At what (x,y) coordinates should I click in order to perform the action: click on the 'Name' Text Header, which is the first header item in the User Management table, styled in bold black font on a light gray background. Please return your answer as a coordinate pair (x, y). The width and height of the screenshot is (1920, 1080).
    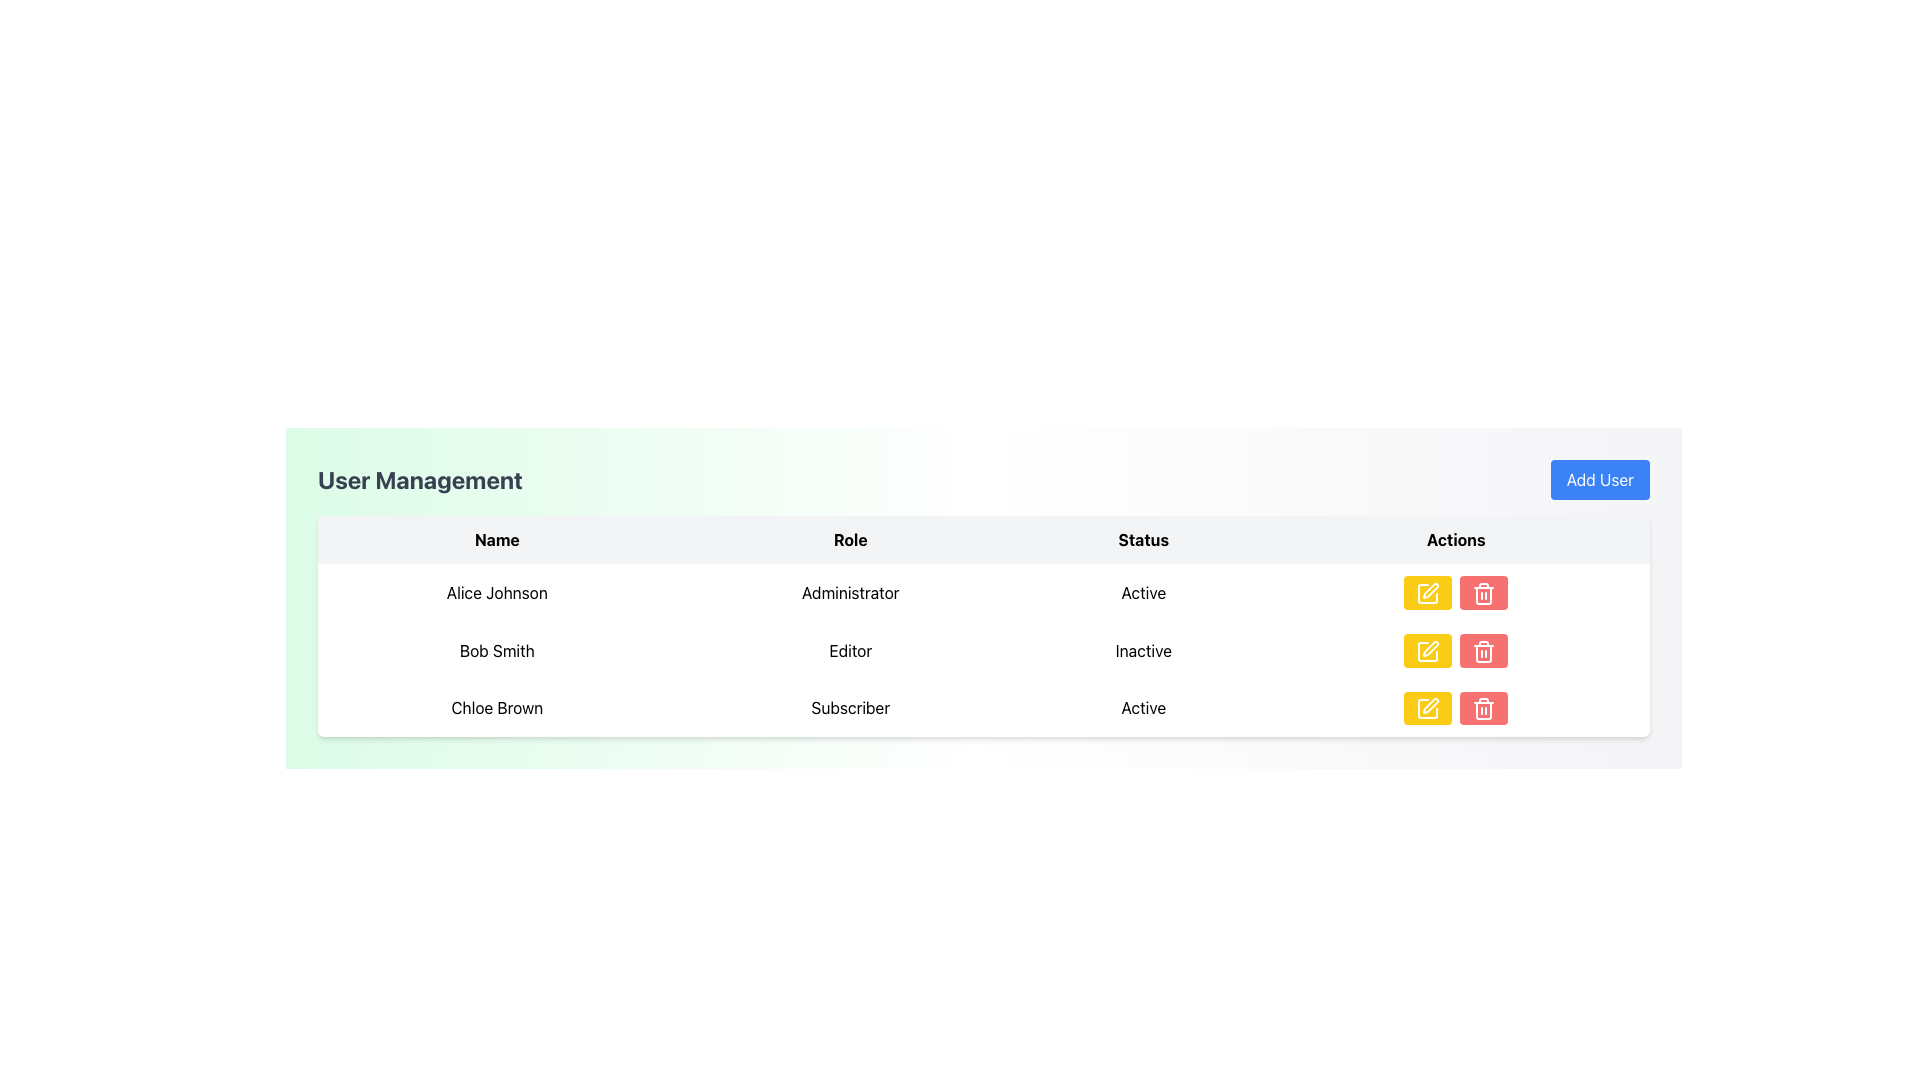
    Looking at the image, I should click on (497, 540).